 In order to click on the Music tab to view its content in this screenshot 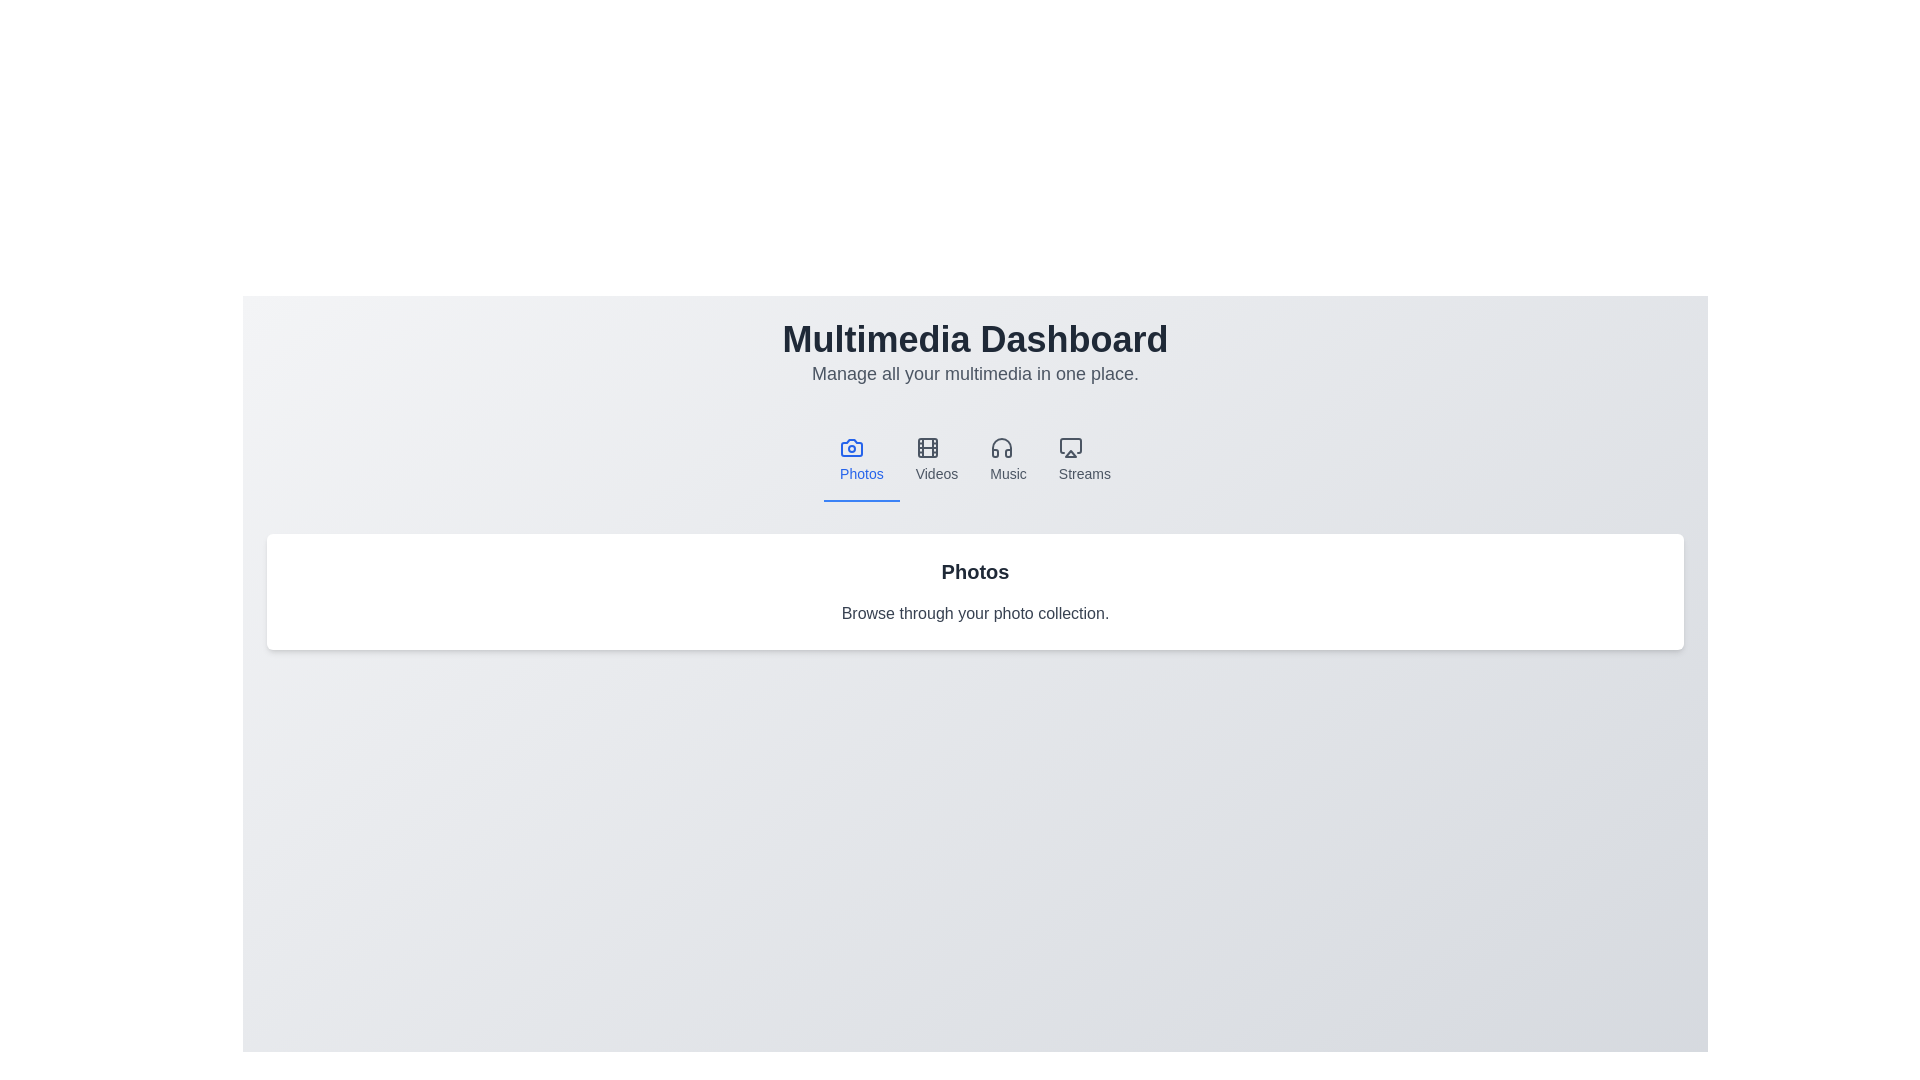, I will do `click(1008, 461)`.